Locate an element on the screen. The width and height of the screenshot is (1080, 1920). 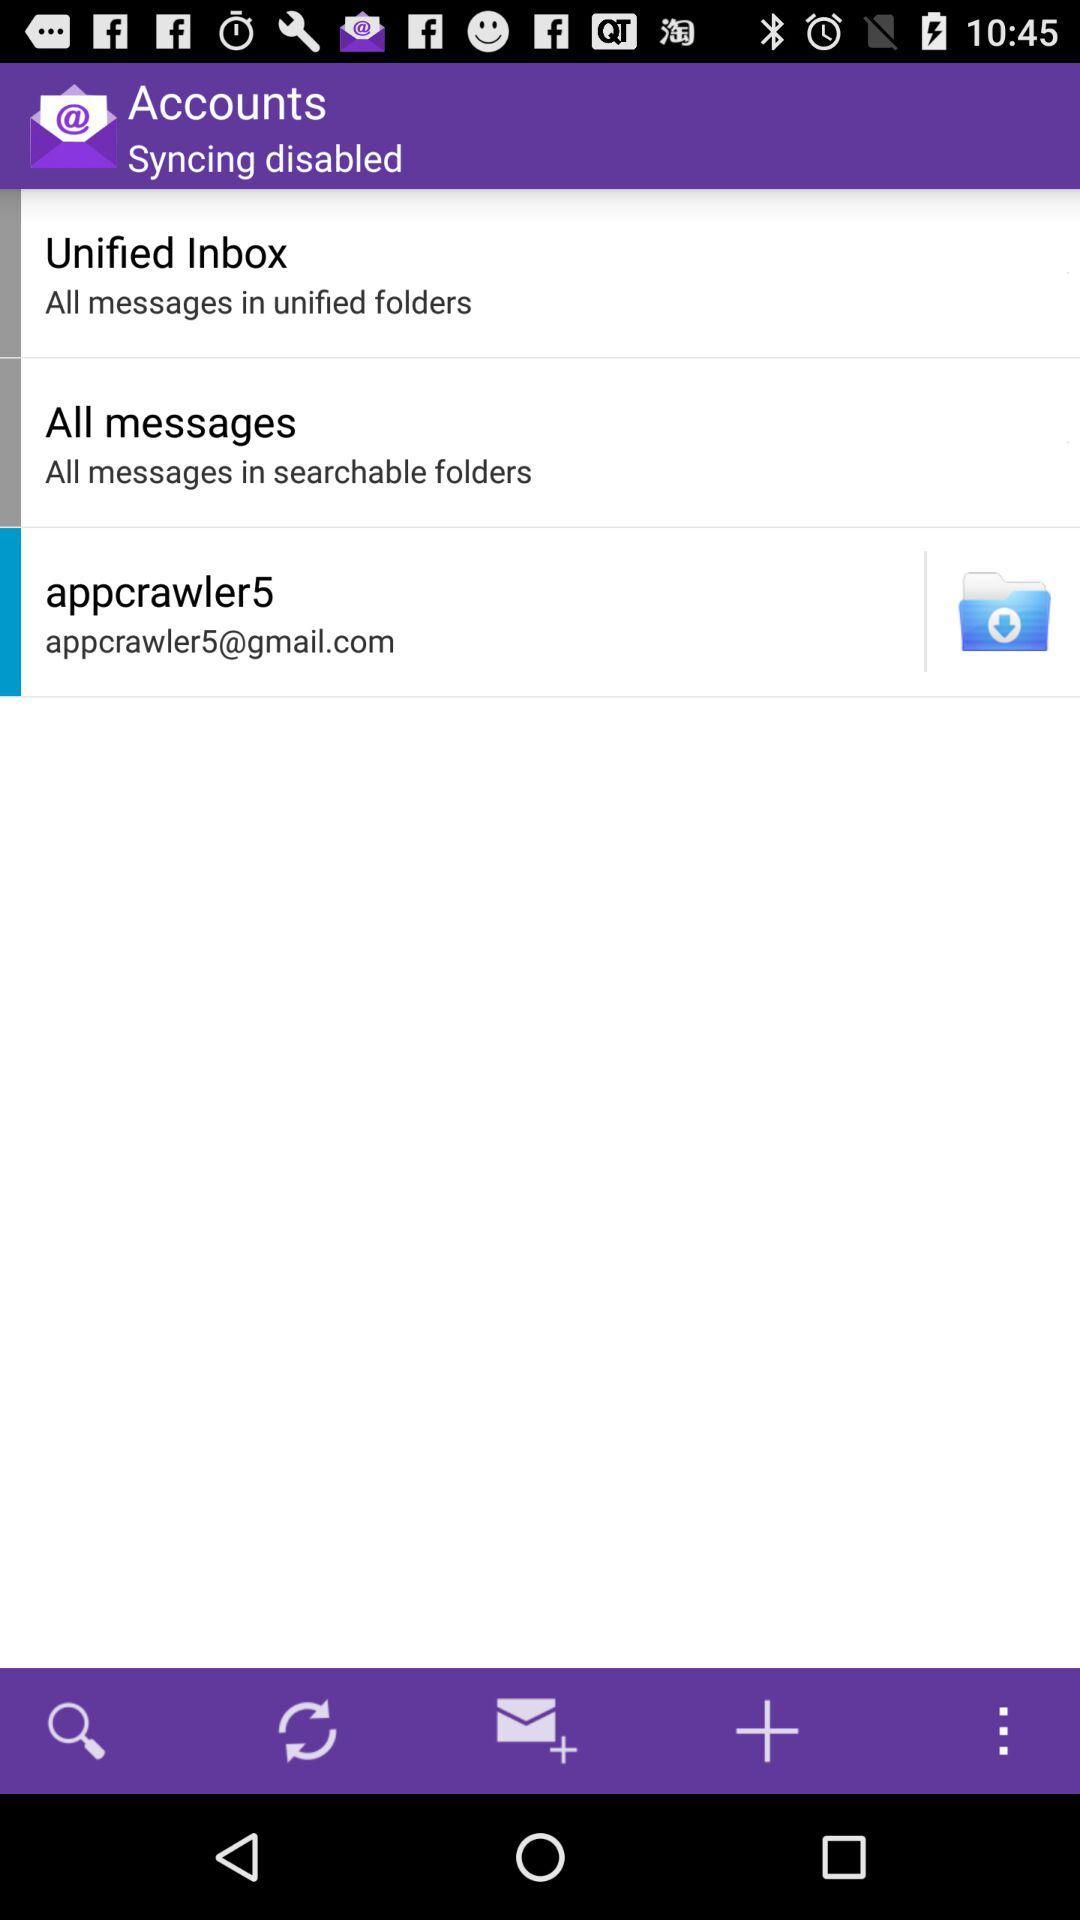
icon below the appcrawler5 item is located at coordinates (479, 640).